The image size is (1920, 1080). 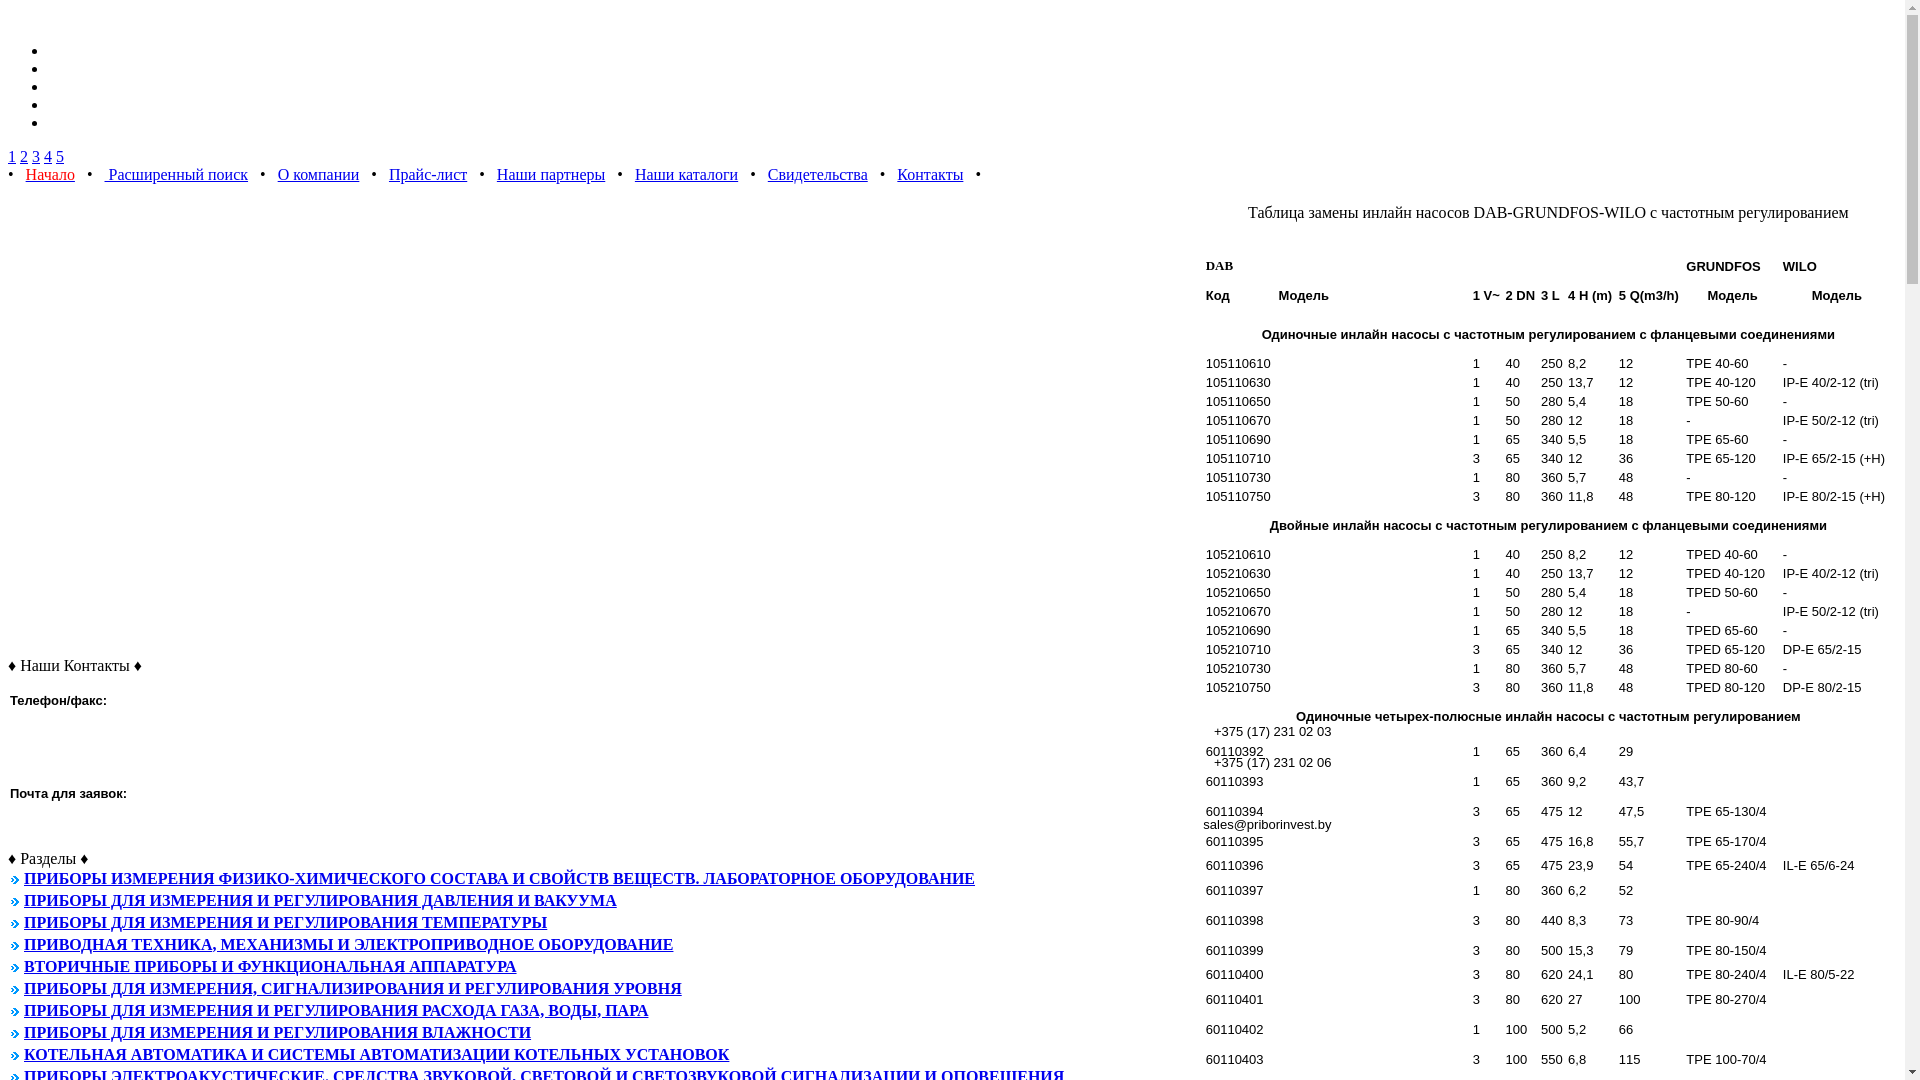 I want to click on '5', so click(x=59, y=155).